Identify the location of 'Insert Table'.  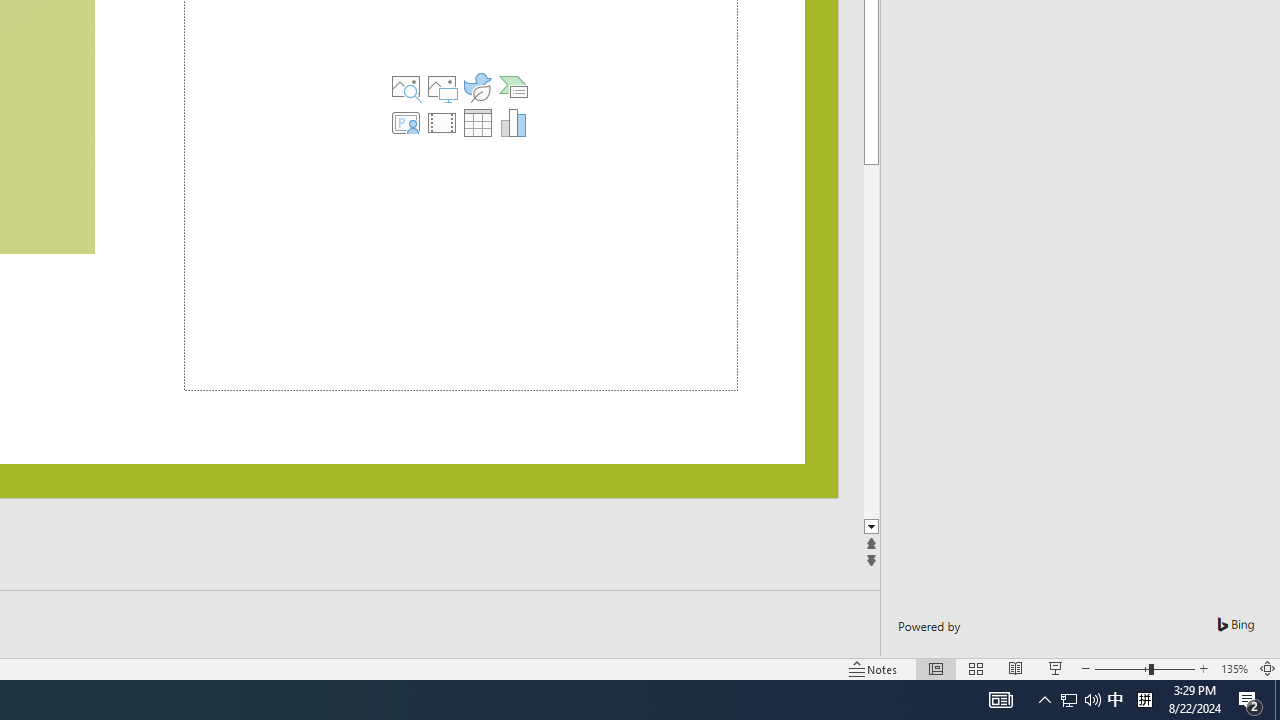
(477, 123).